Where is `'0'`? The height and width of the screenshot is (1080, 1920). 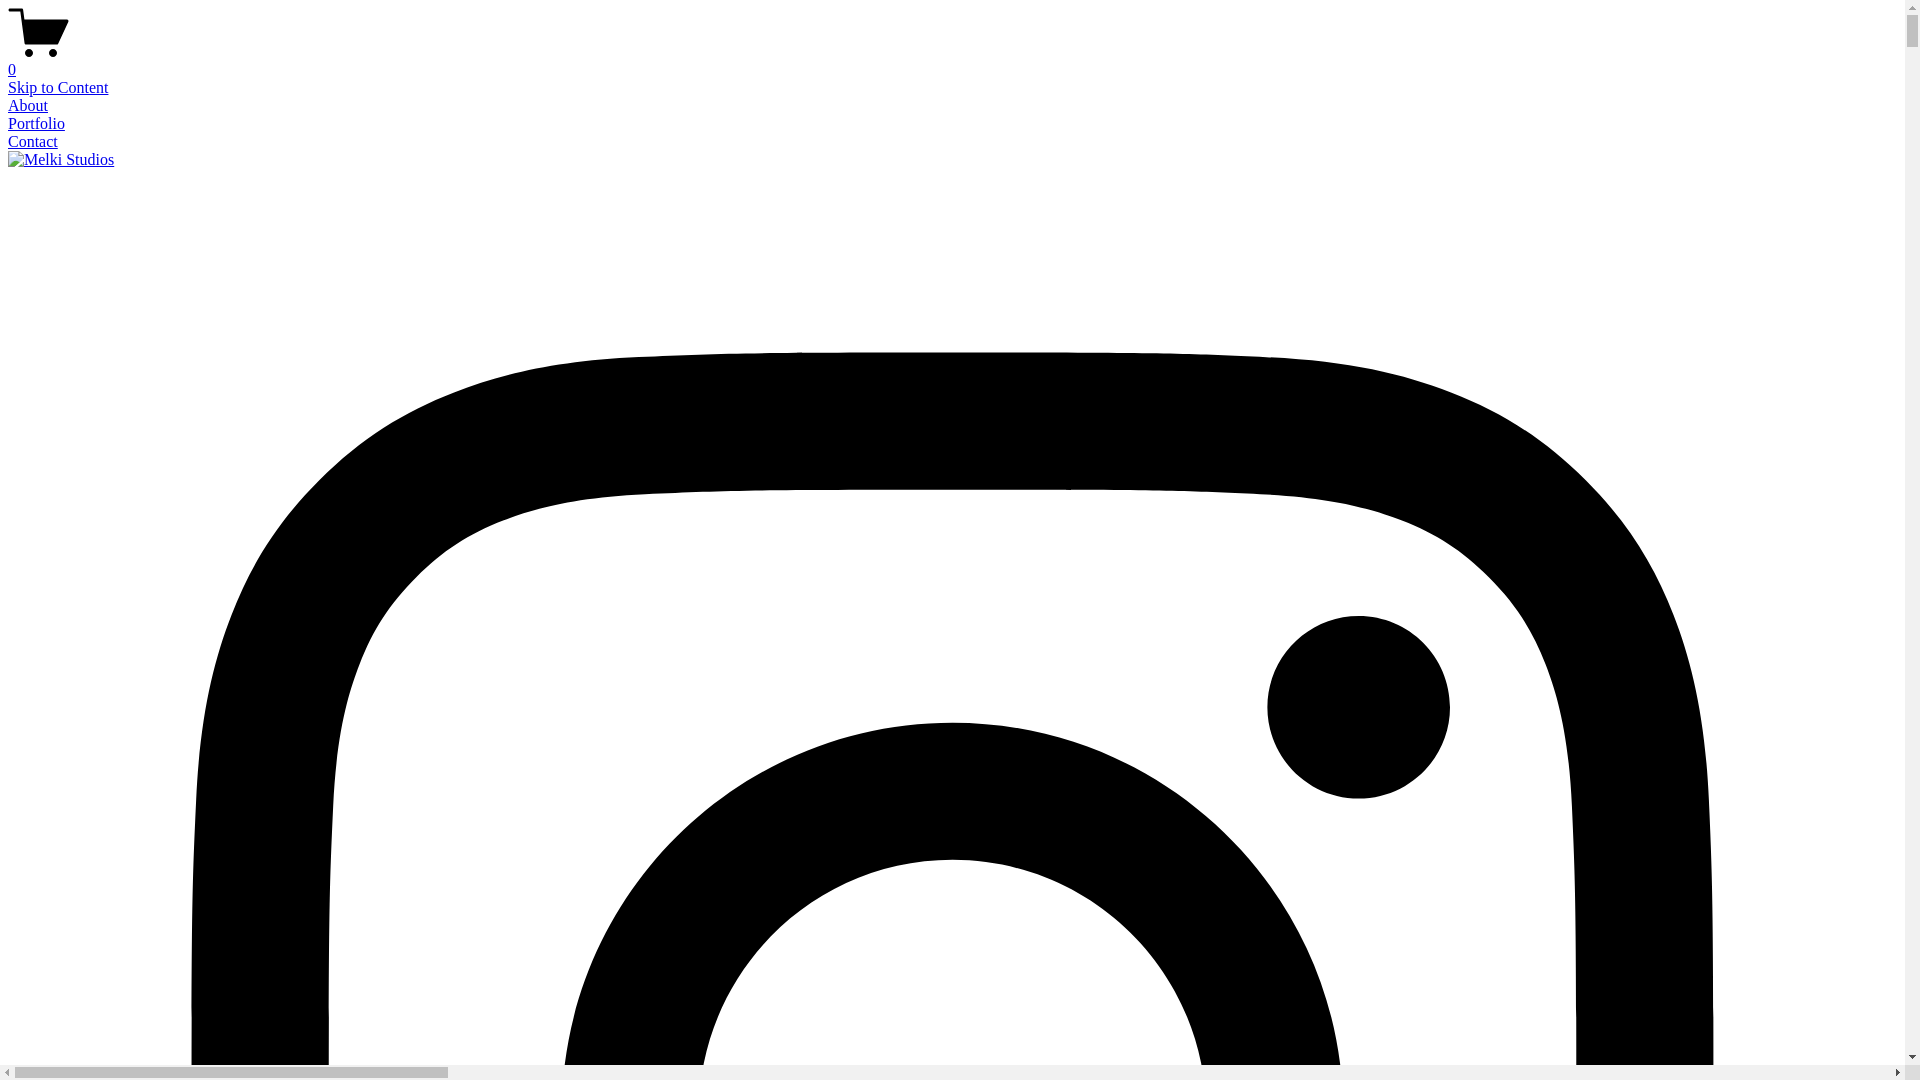
'0' is located at coordinates (951, 60).